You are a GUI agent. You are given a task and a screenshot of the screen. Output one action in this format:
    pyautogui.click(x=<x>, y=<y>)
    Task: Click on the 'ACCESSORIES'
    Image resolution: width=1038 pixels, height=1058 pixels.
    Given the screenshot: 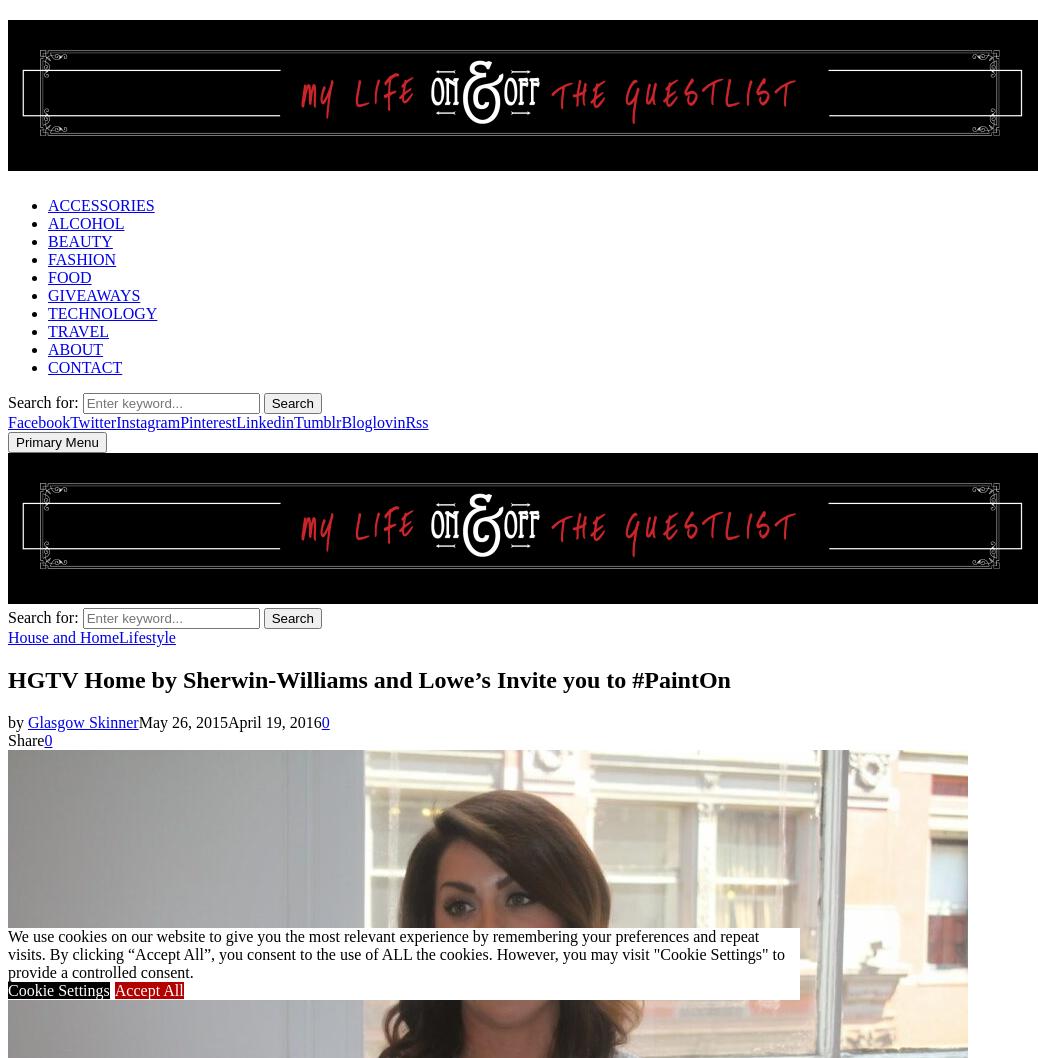 What is the action you would take?
    pyautogui.click(x=99, y=204)
    